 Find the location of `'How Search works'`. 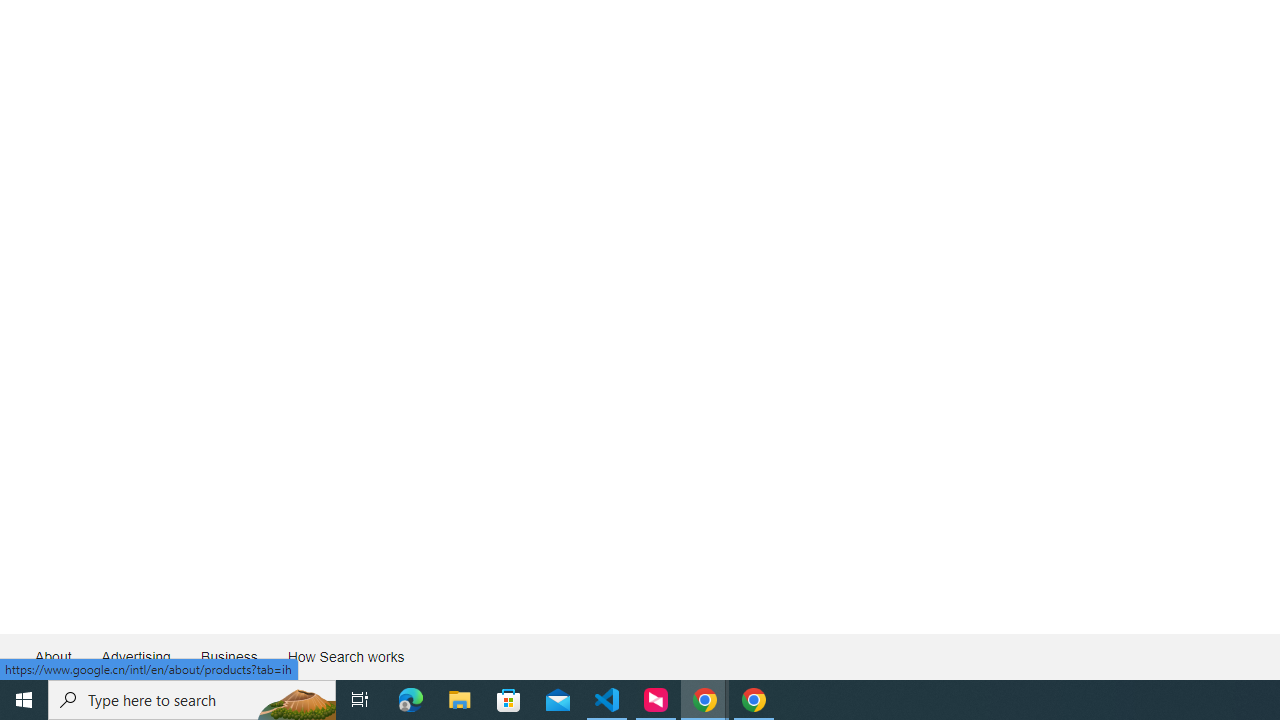

'How Search works' is located at coordinates (345, 657).